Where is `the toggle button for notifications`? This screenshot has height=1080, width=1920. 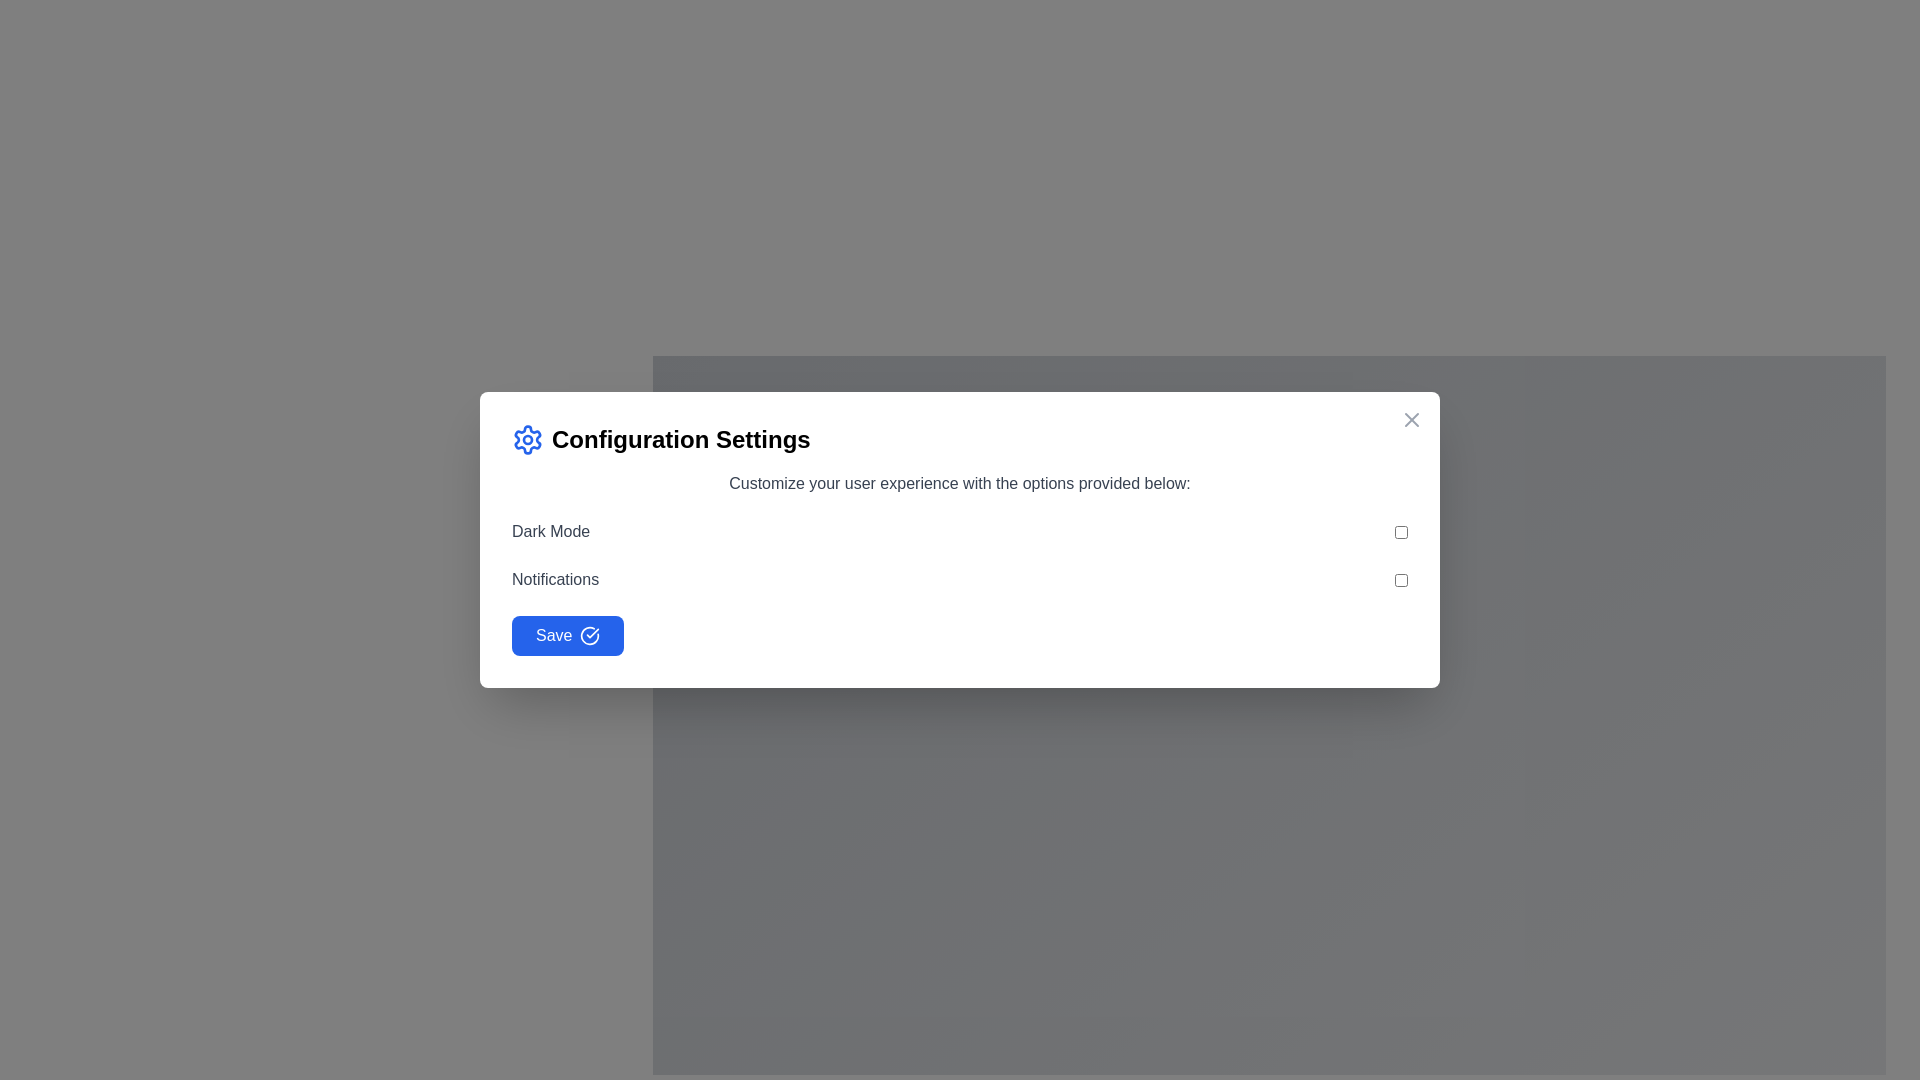 the toggle button for notifications is located at coordinates (1400, 579).